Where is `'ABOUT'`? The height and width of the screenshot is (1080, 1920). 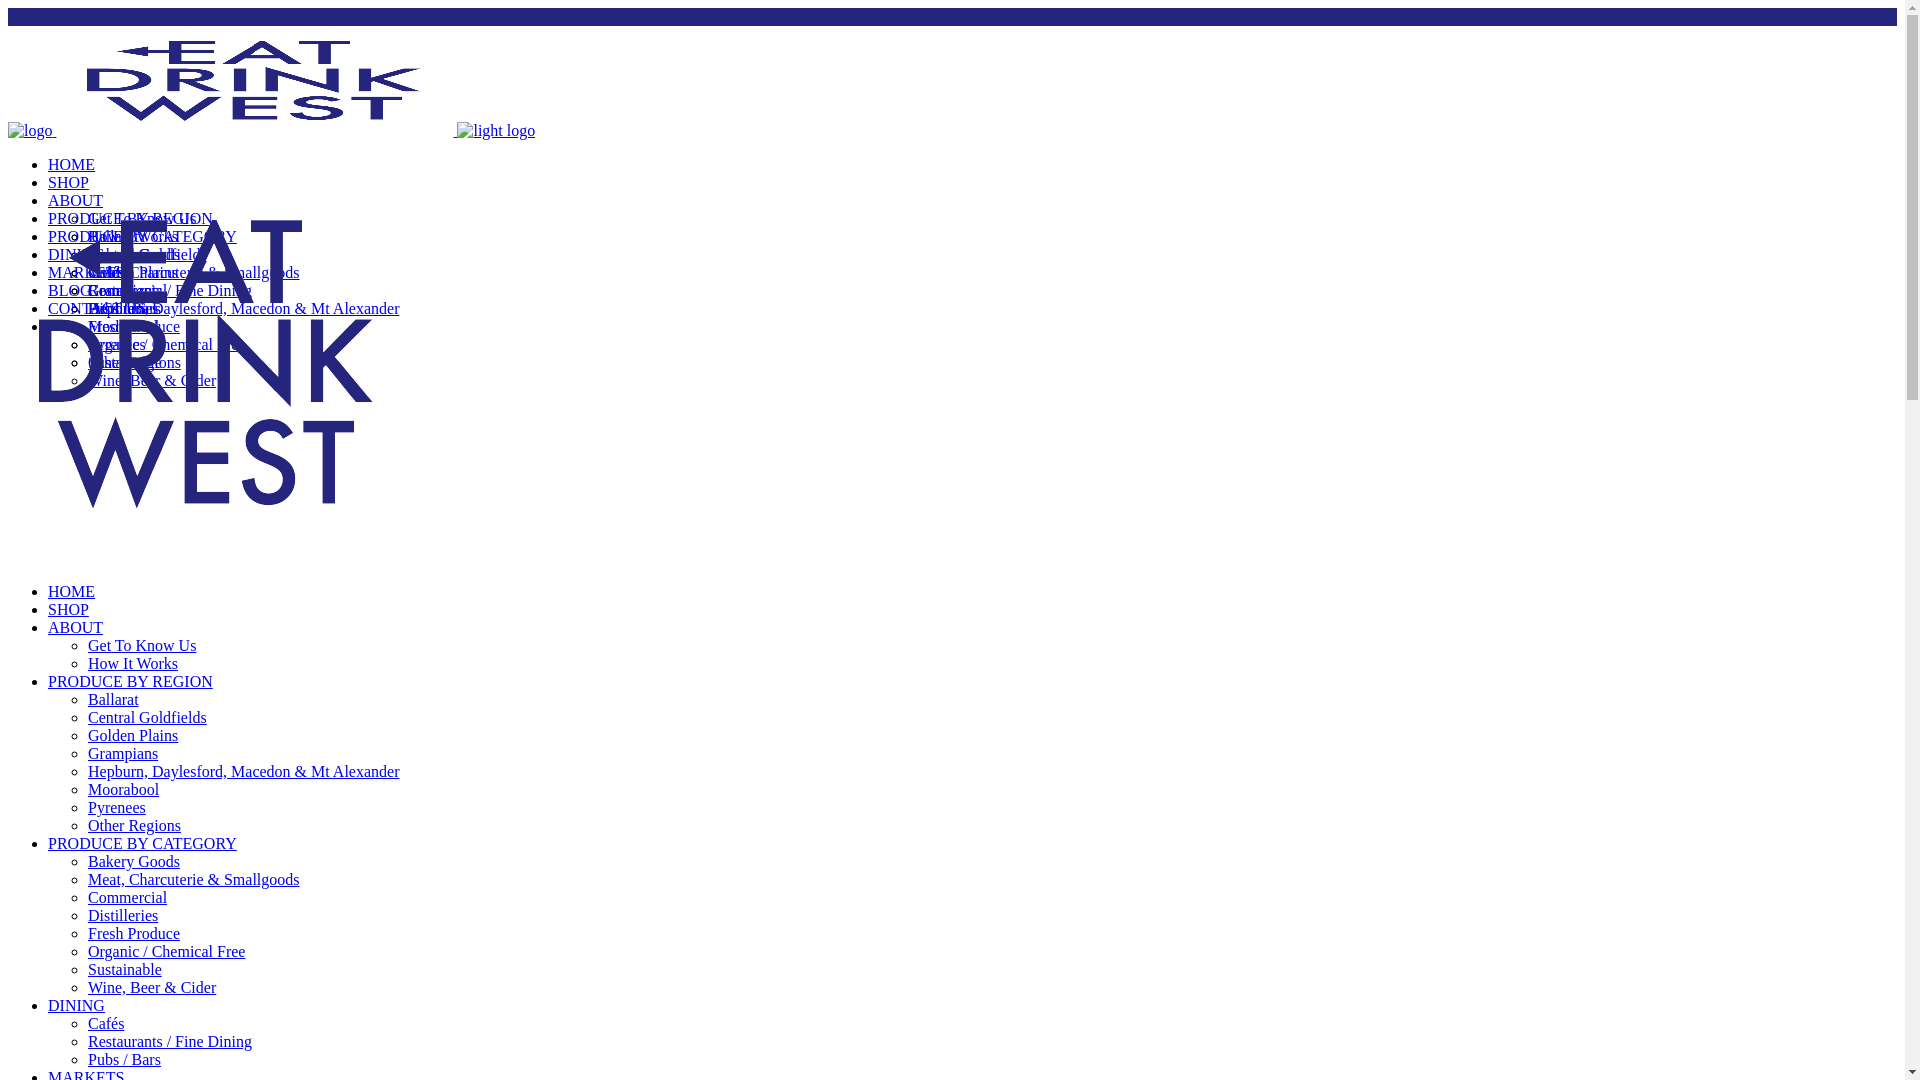 'ABOUT' is located at coordinates (75, 626).